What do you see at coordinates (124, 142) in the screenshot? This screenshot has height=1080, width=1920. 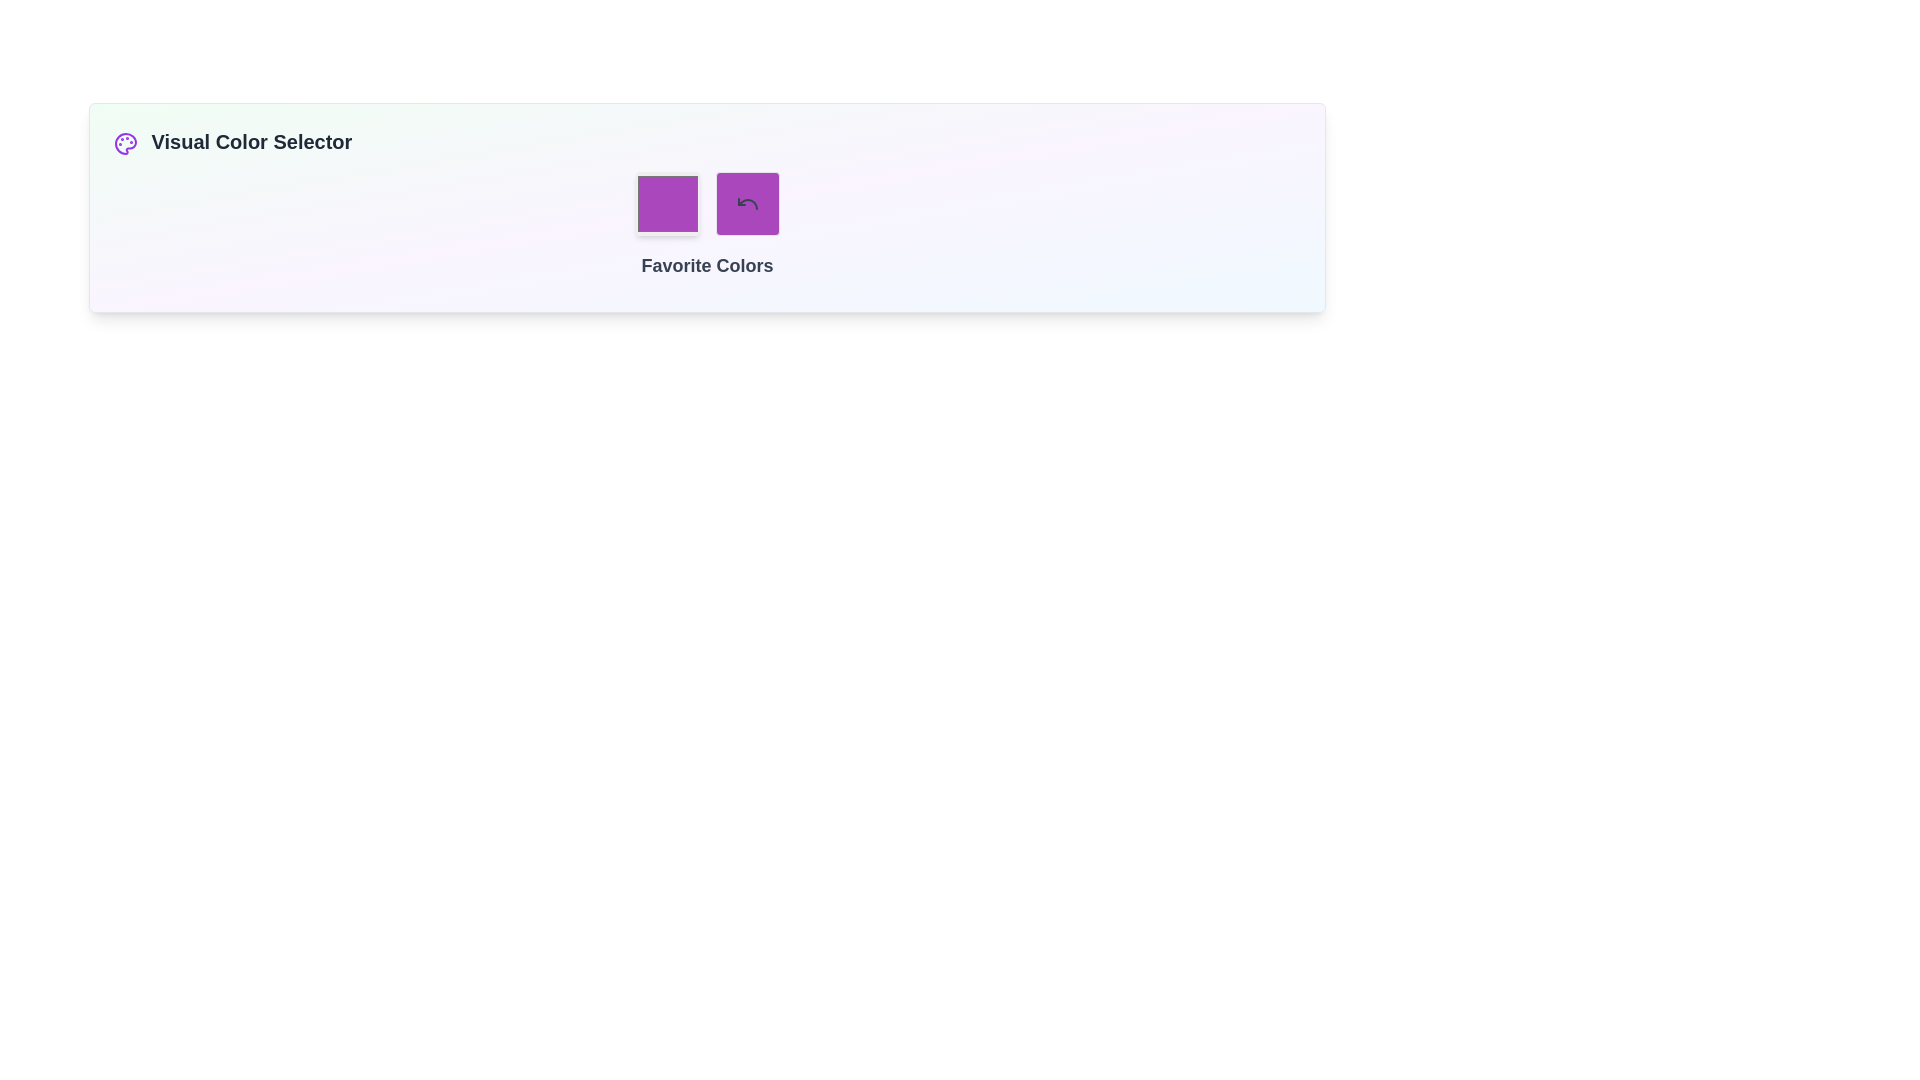 I see `the graphical icon resembling a purple palette, located in the upper-left segment of the interface, right of the text label 'Visual Color Selector'` at bounding box center [124, 142].